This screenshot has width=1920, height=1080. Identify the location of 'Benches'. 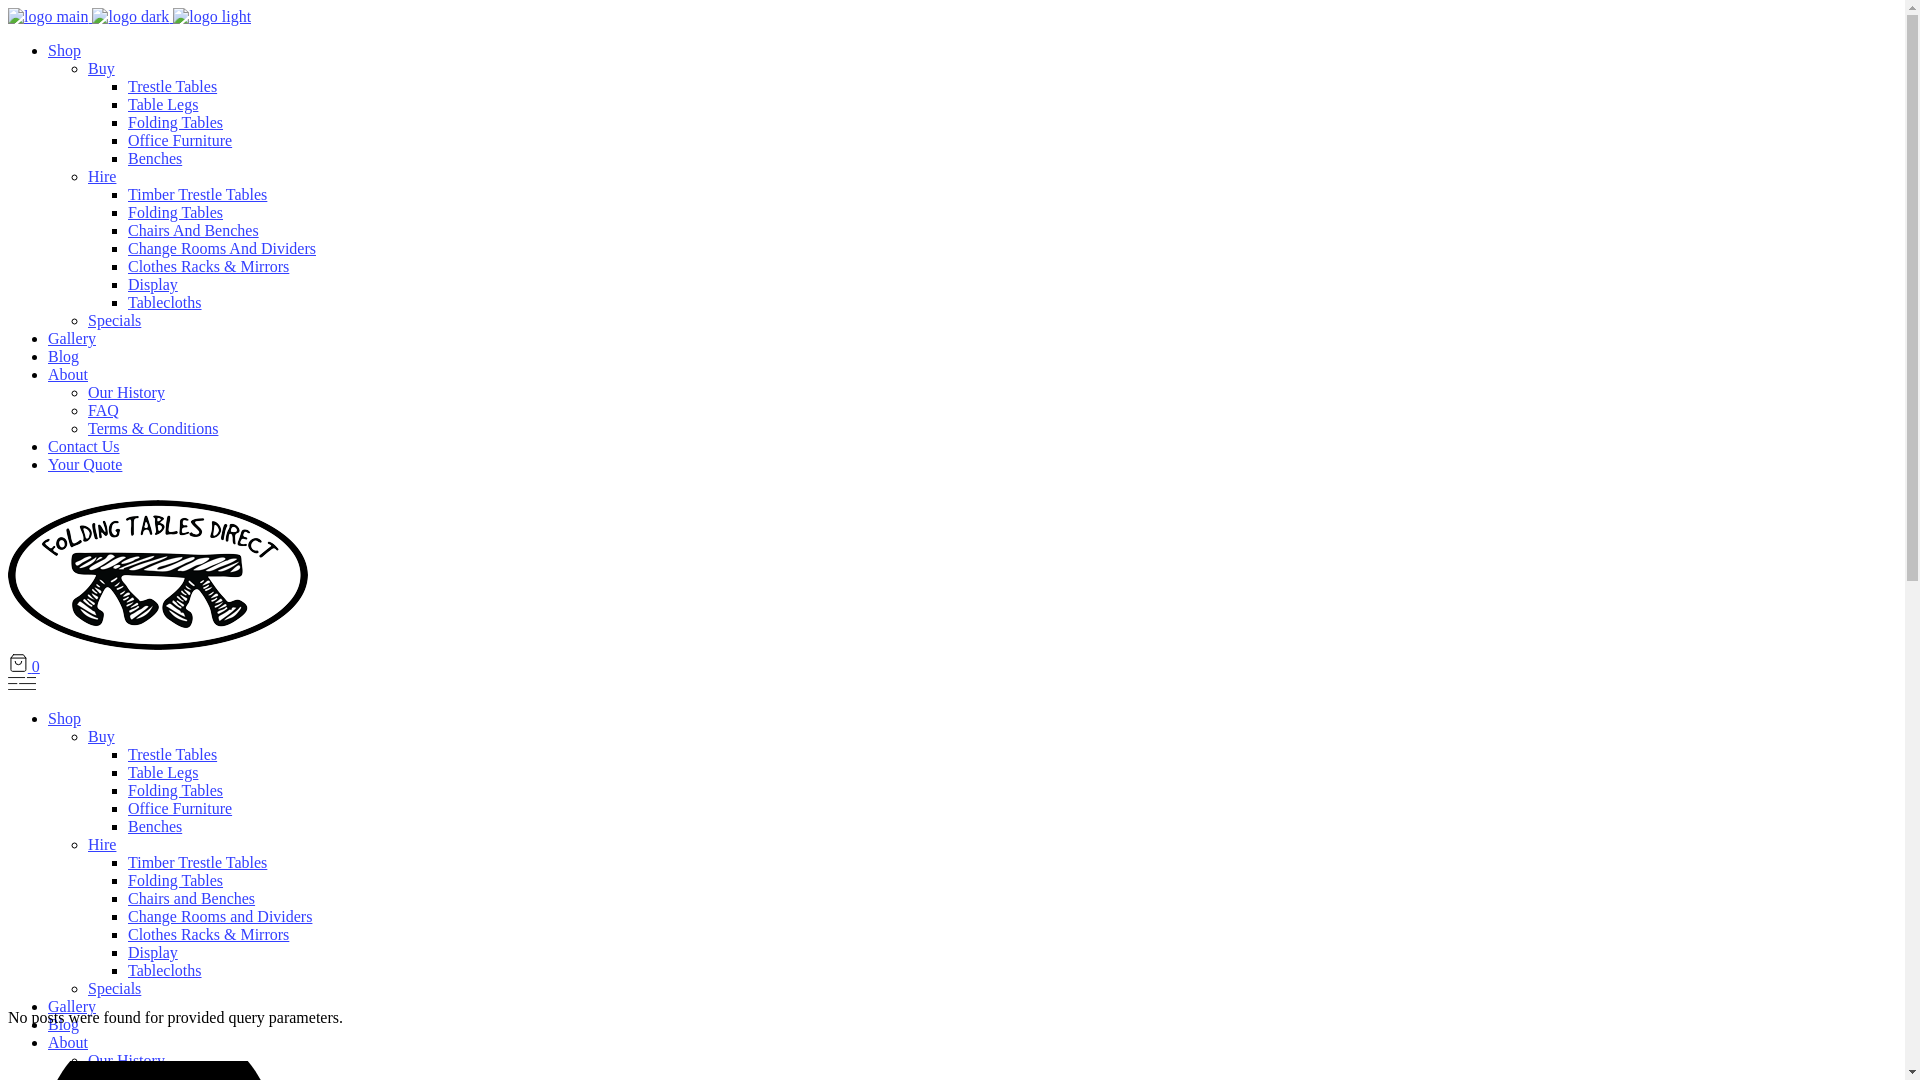
(153, 826).